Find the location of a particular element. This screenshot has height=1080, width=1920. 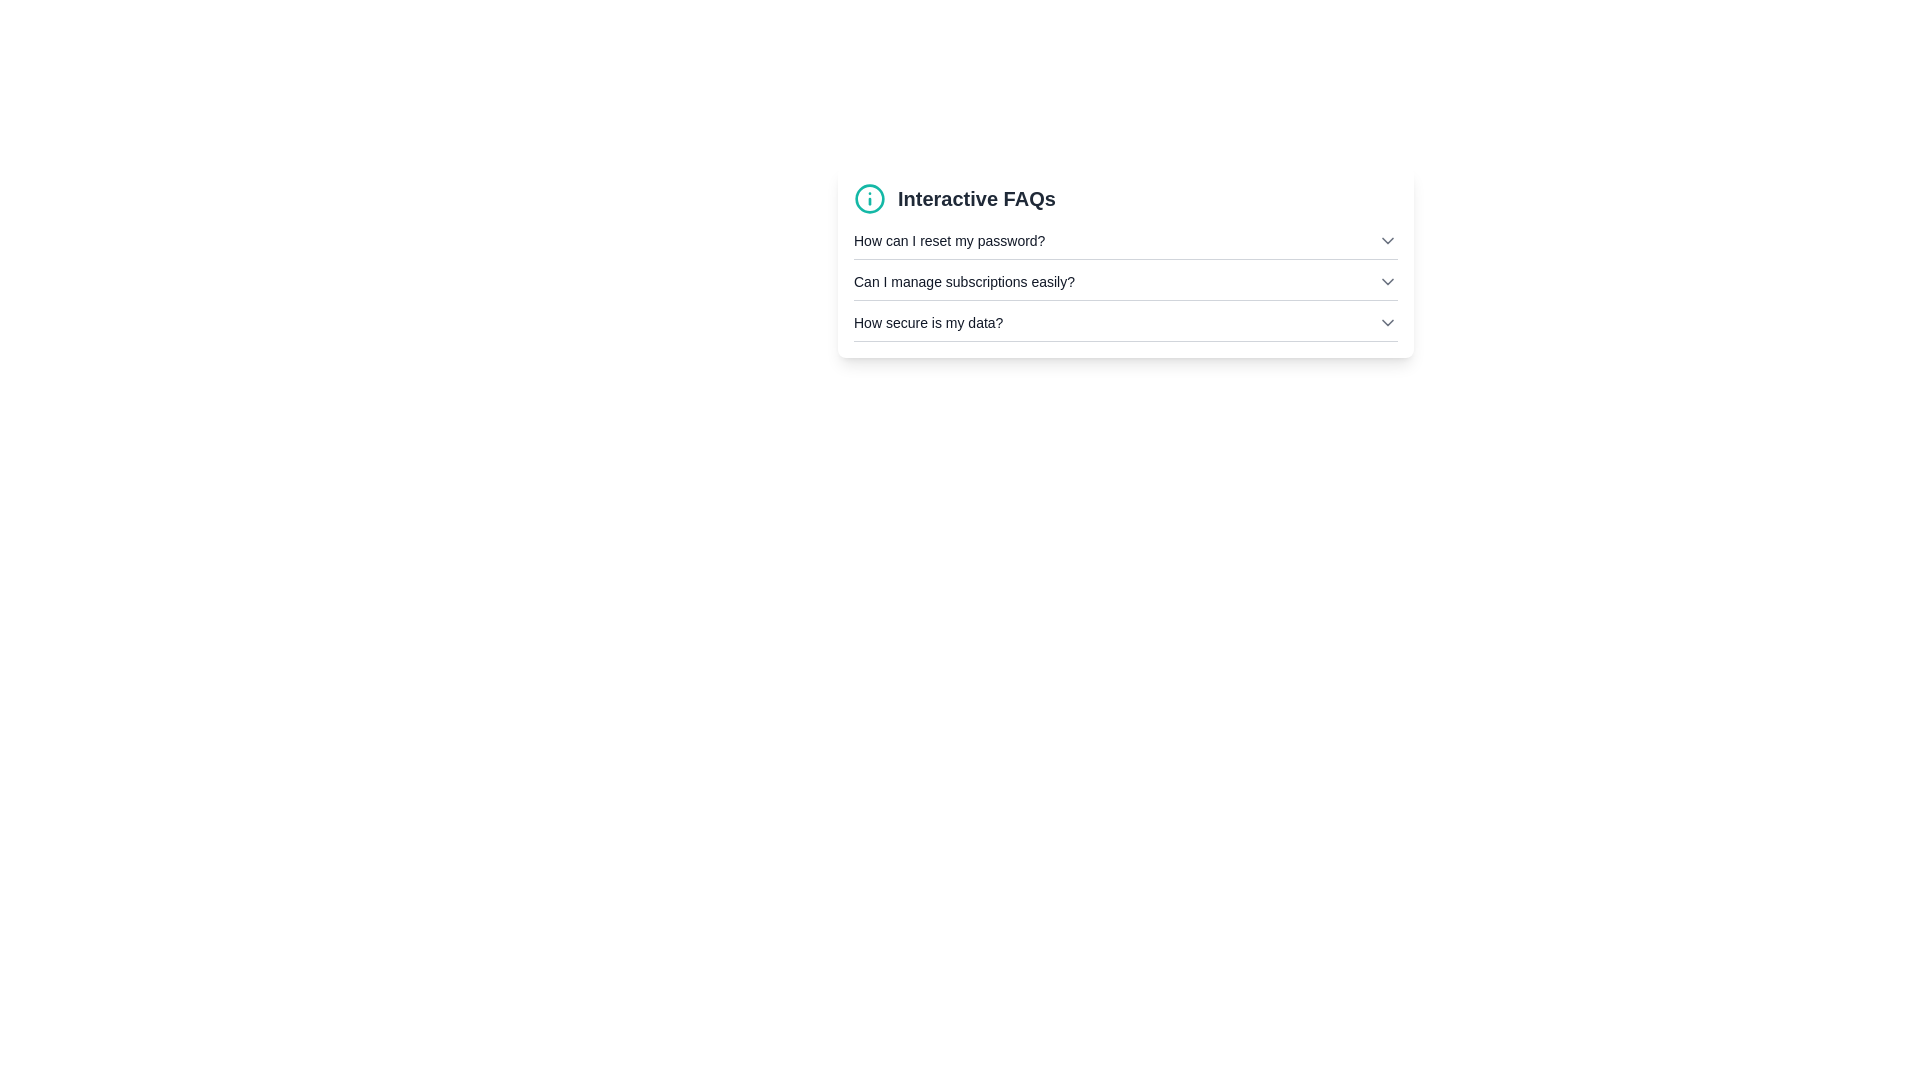

the icon representing additional details for the 'Interactive FAQs' section to trigger tooltip or highlight effects is located at coordinates (869, 199).